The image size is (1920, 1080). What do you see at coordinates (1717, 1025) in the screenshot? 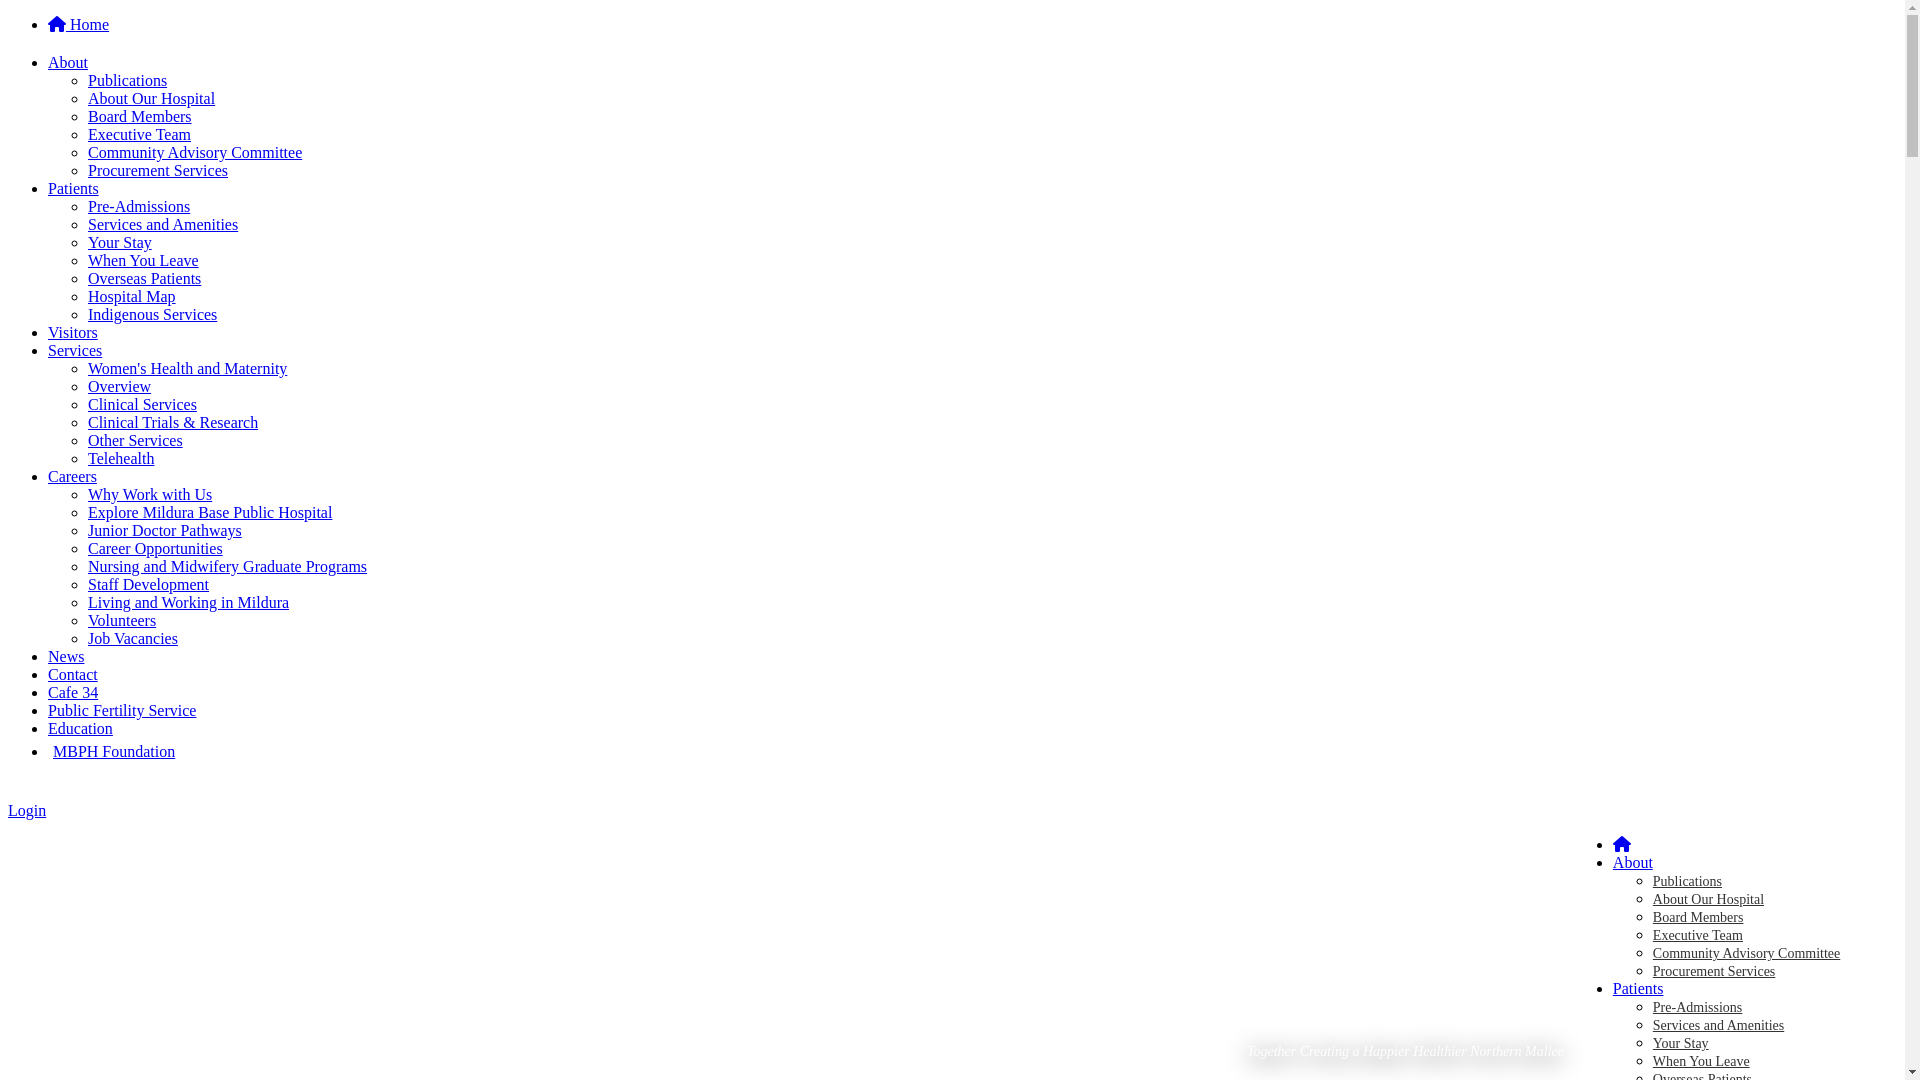
I see `'Services and Amenities'` at bounding box center [1717, 1025].